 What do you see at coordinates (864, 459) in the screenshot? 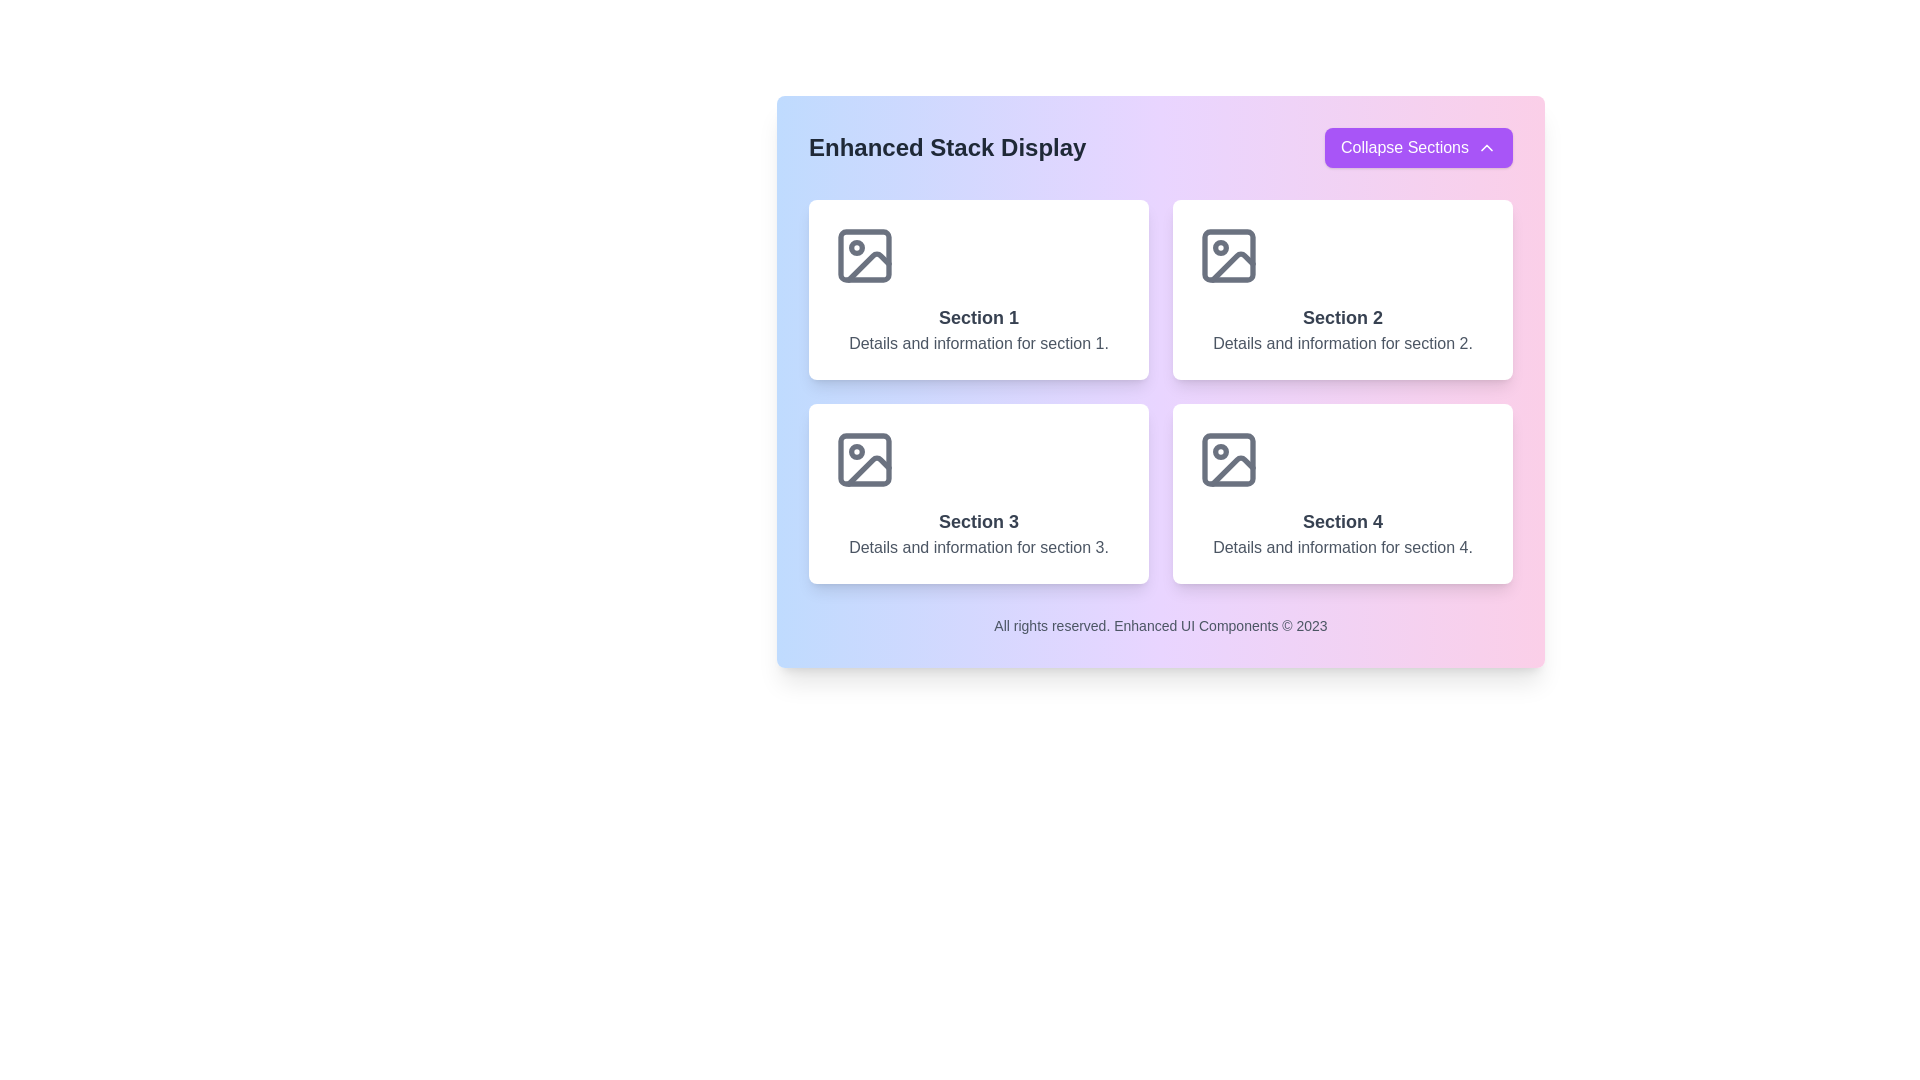
I see `the illustrative icon for 'Section 3' located centrally above the text details of that section` at bounding box center [864, 459].